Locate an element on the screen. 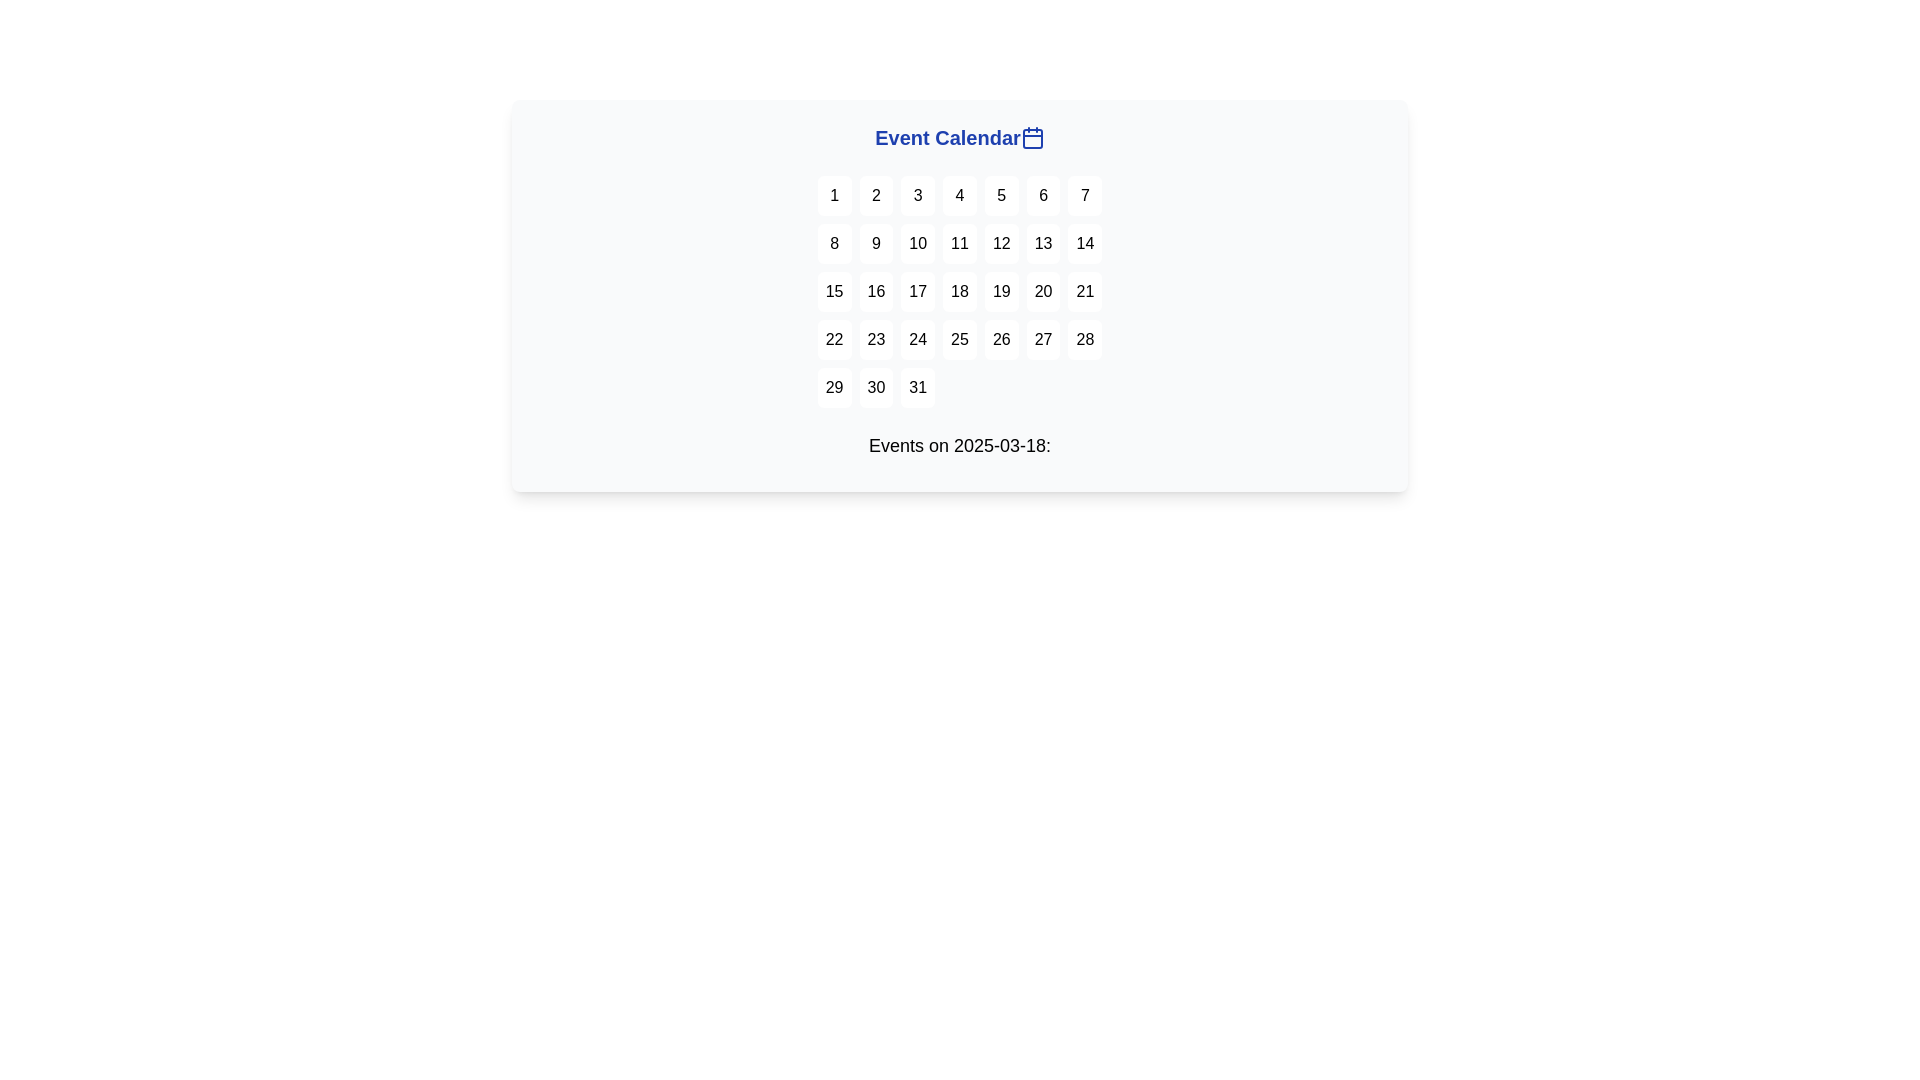 Image resolution: width=1920 pixels, height=1080 pixels. the calendar icon styled in blue, located next to the text 'Event Calendar' is located at coordinates (1032, 137).